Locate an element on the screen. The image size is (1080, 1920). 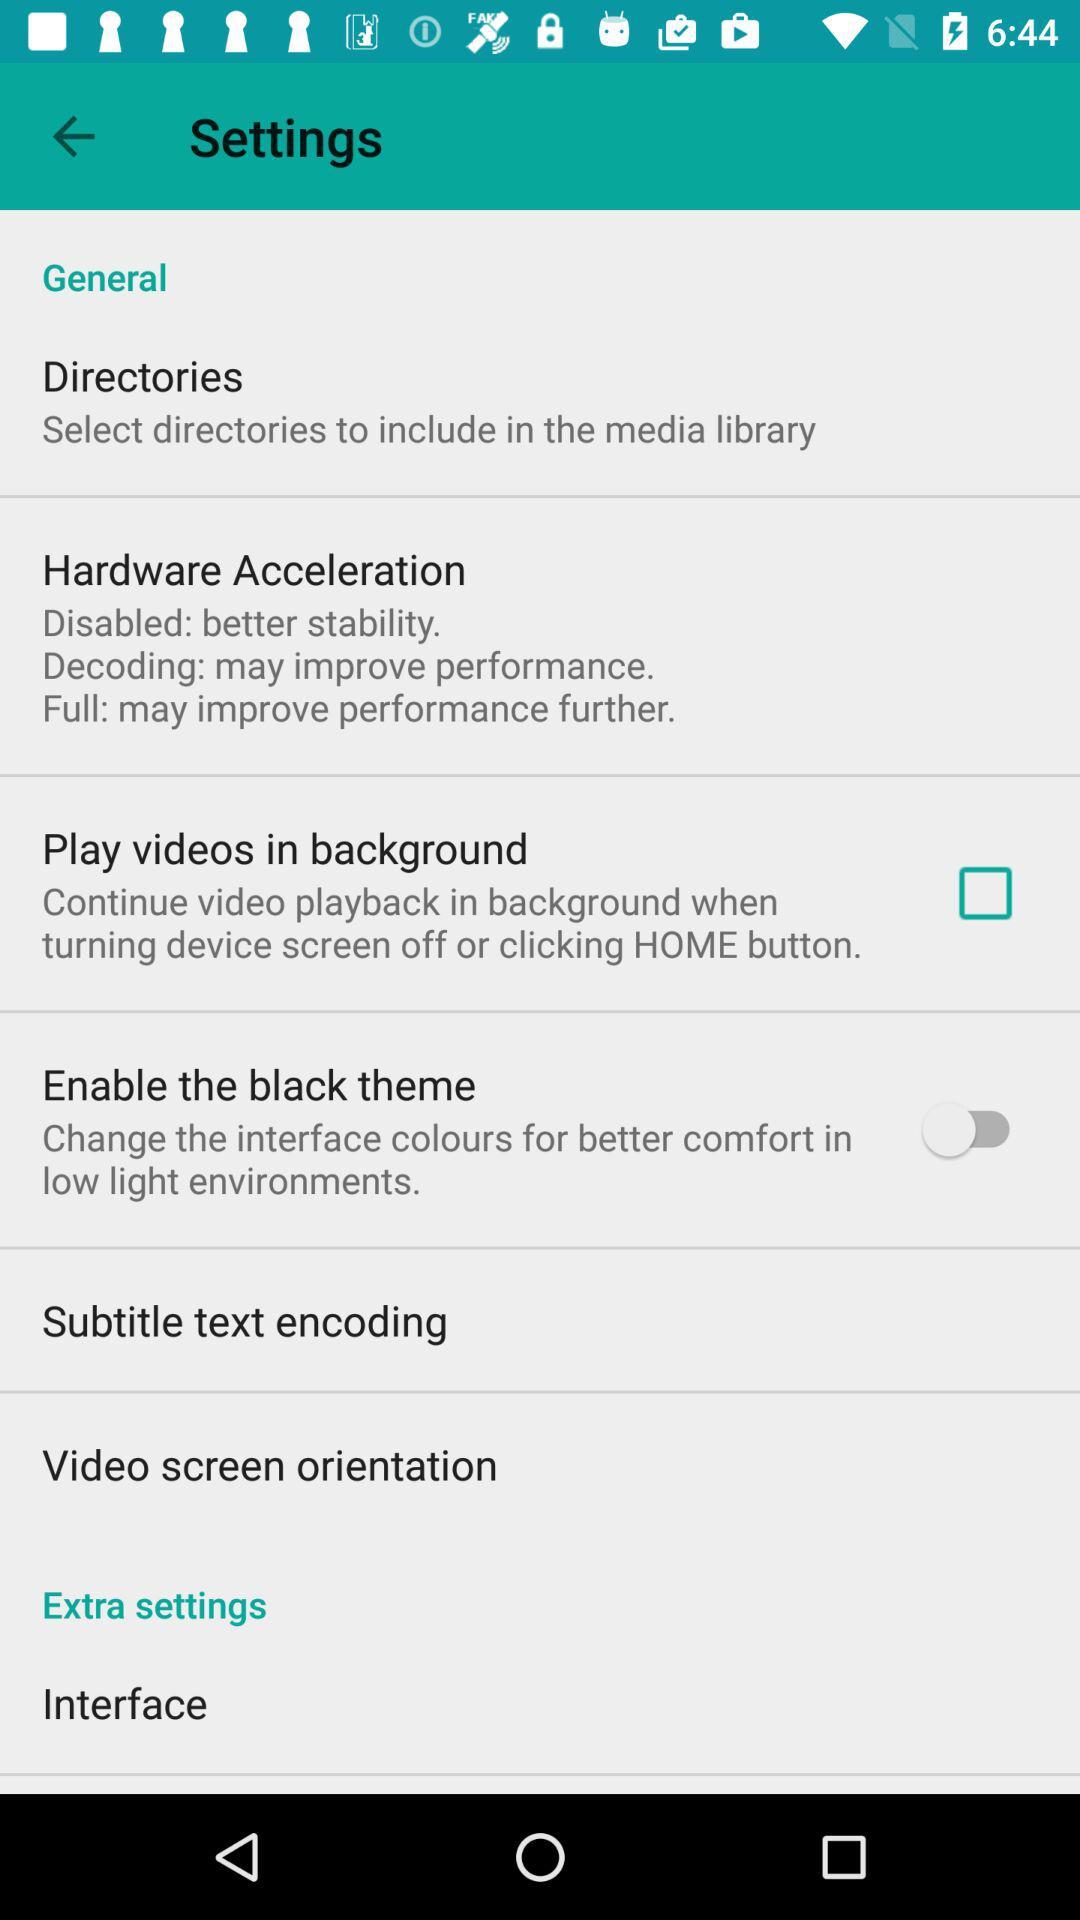
the item to the right of the continue video playback icon is located at coordinates (984, 892).